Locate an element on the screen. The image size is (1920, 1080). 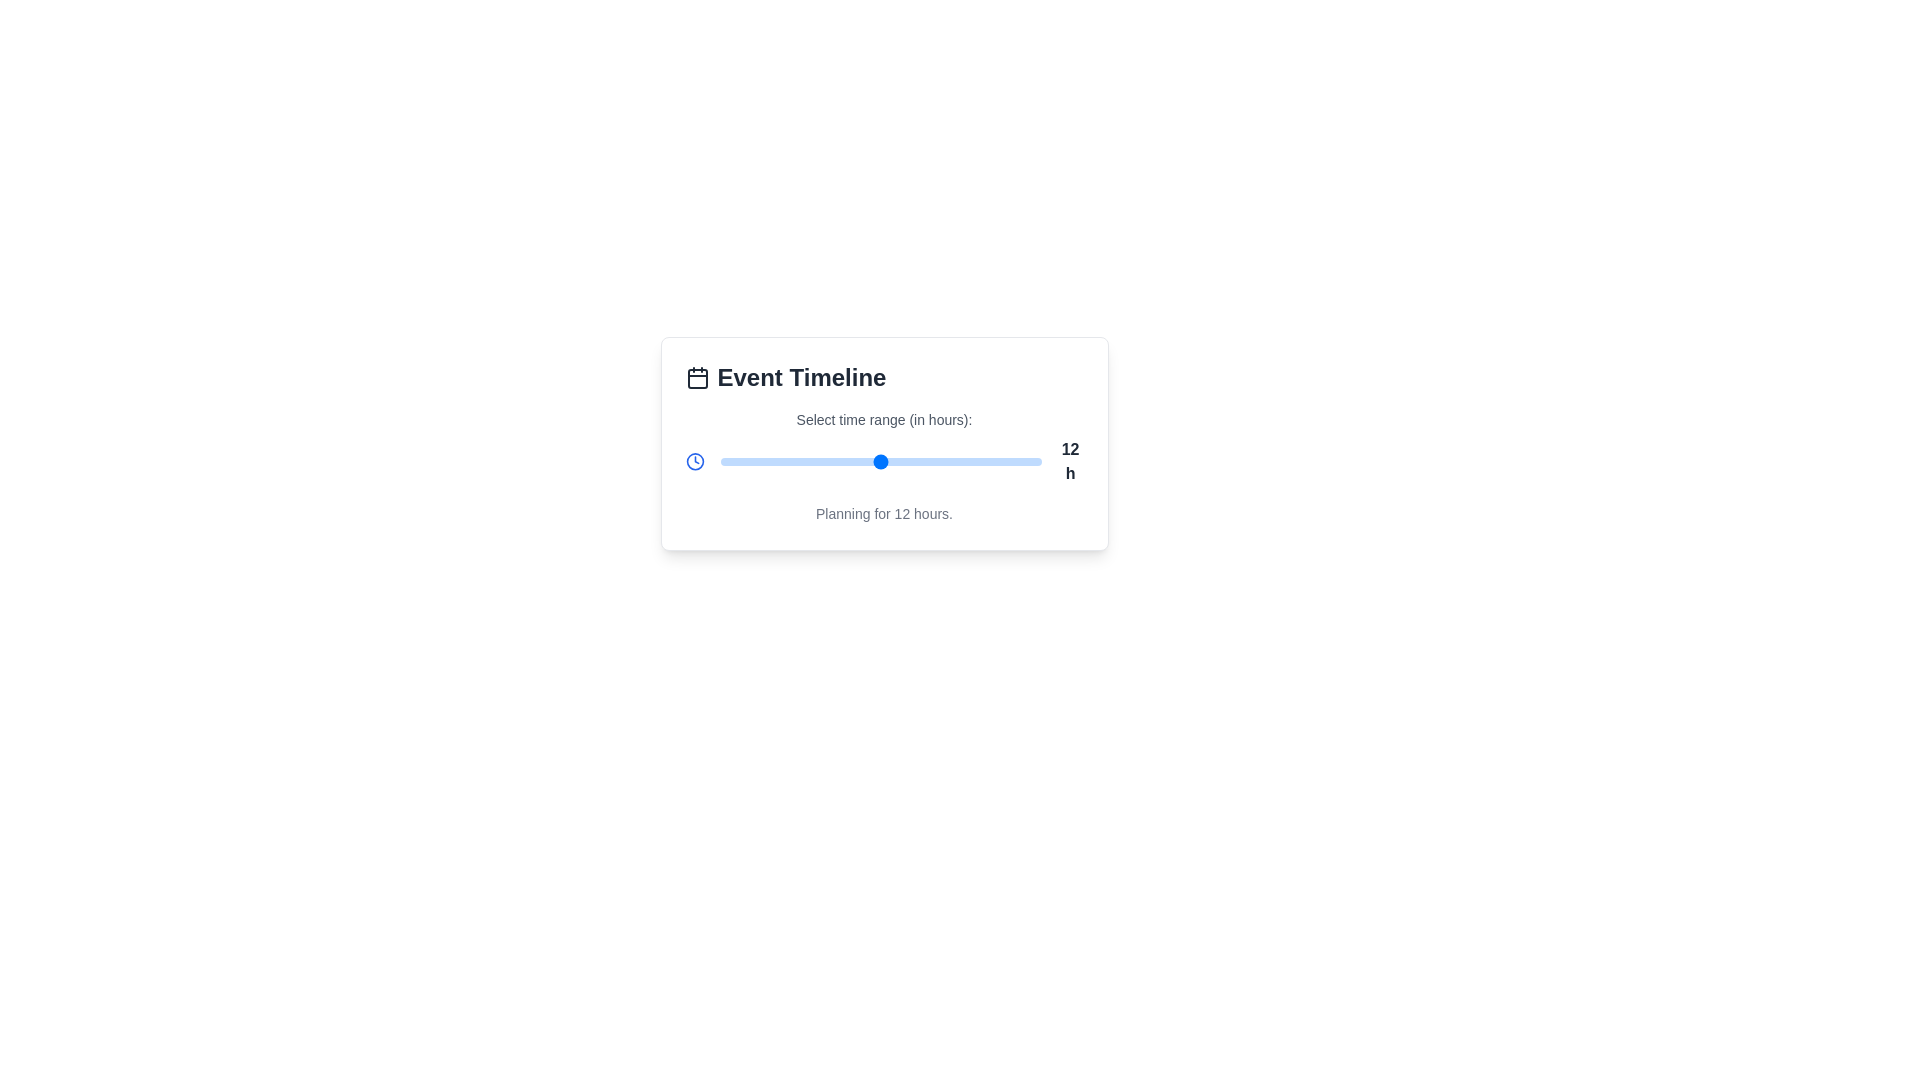
the number of hours is located at coordinates (733, 462).